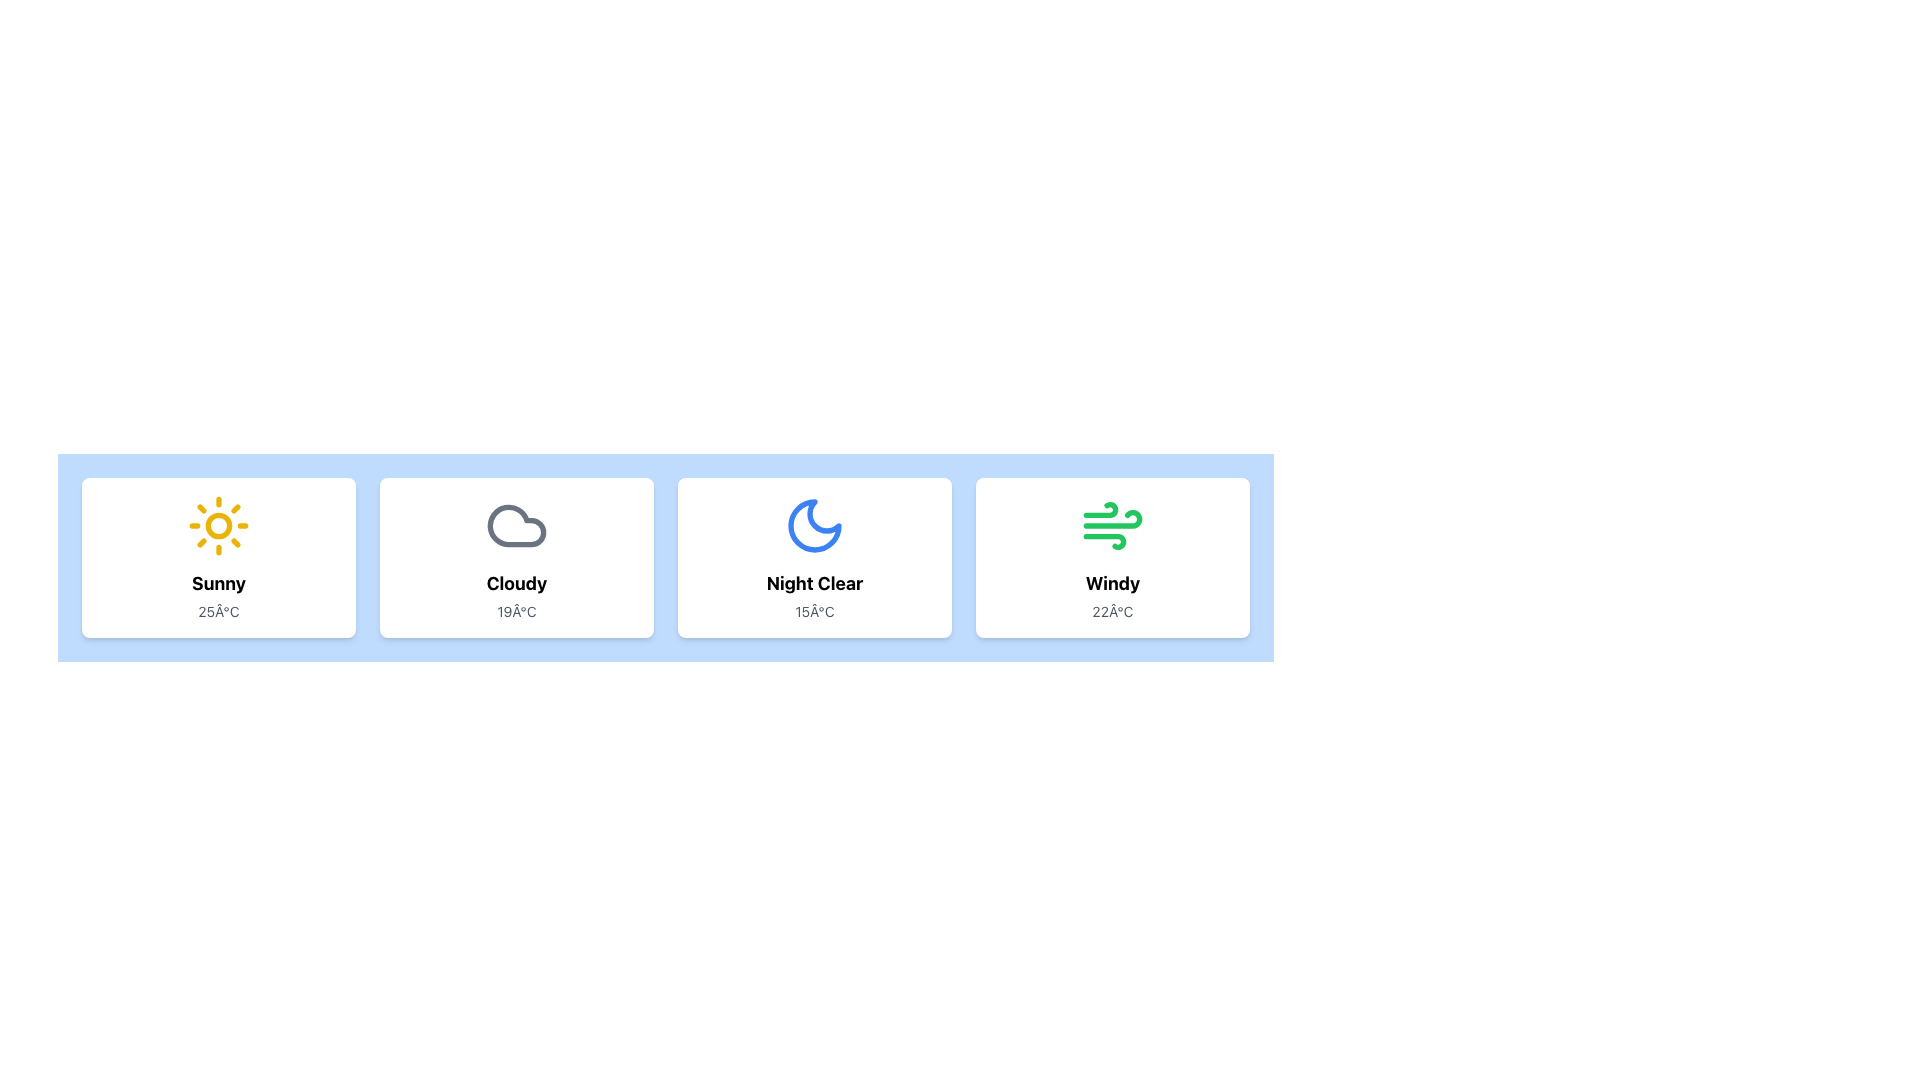  What do you see at coordinates (517, 524) in the screenshot?
I see `the 'Cloudy' weather icon located in the second card, which visually represents the weather condition with a title and subtitle` at bounding box center [517, 524].